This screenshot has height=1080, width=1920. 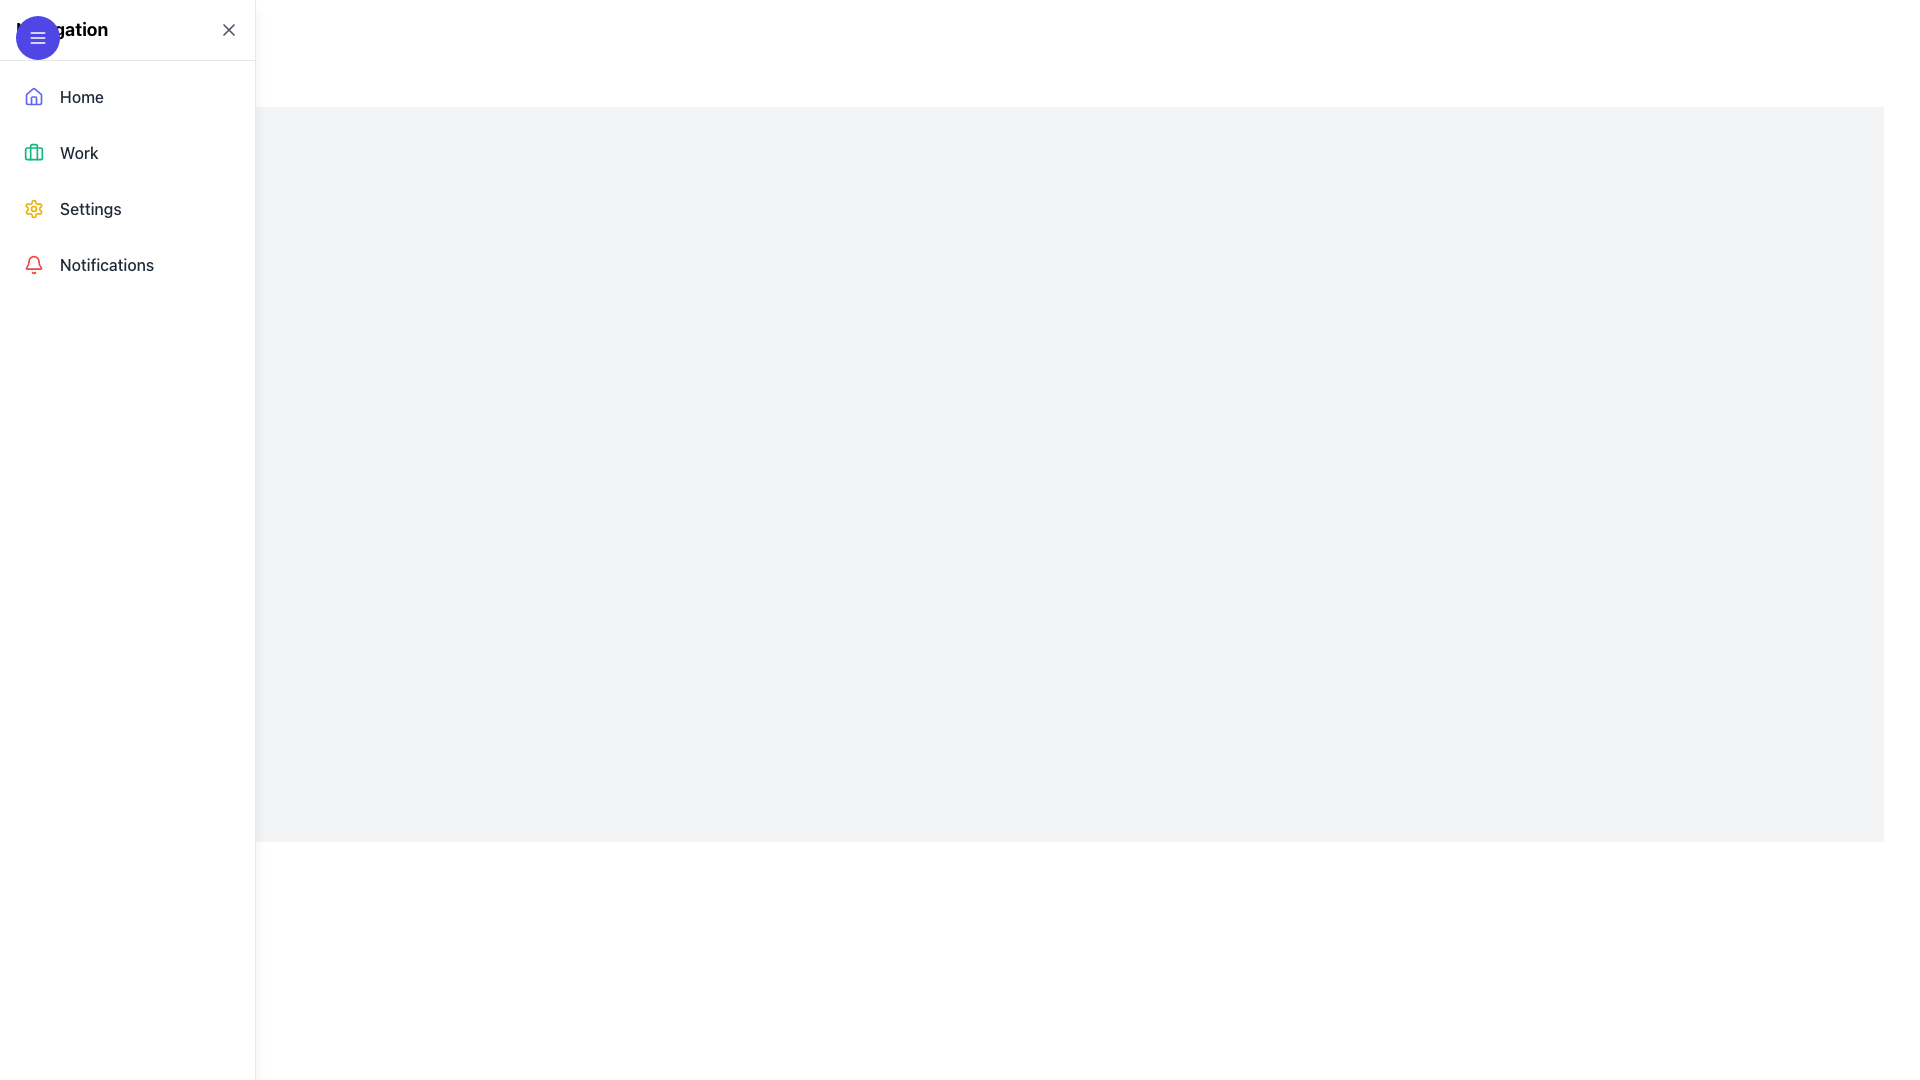 What do you see at coordinates (89, 208) in the screenshot?
I see `the 'Settings' text label in the sidebar navigation menu` at bounding box center [89, 208].